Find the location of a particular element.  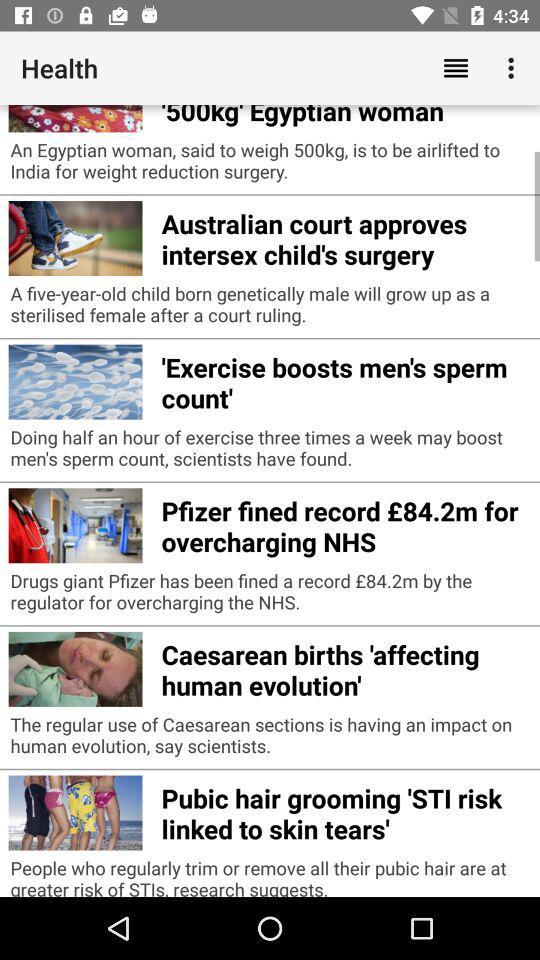

the regular use item is located at coordinates (270, 739).